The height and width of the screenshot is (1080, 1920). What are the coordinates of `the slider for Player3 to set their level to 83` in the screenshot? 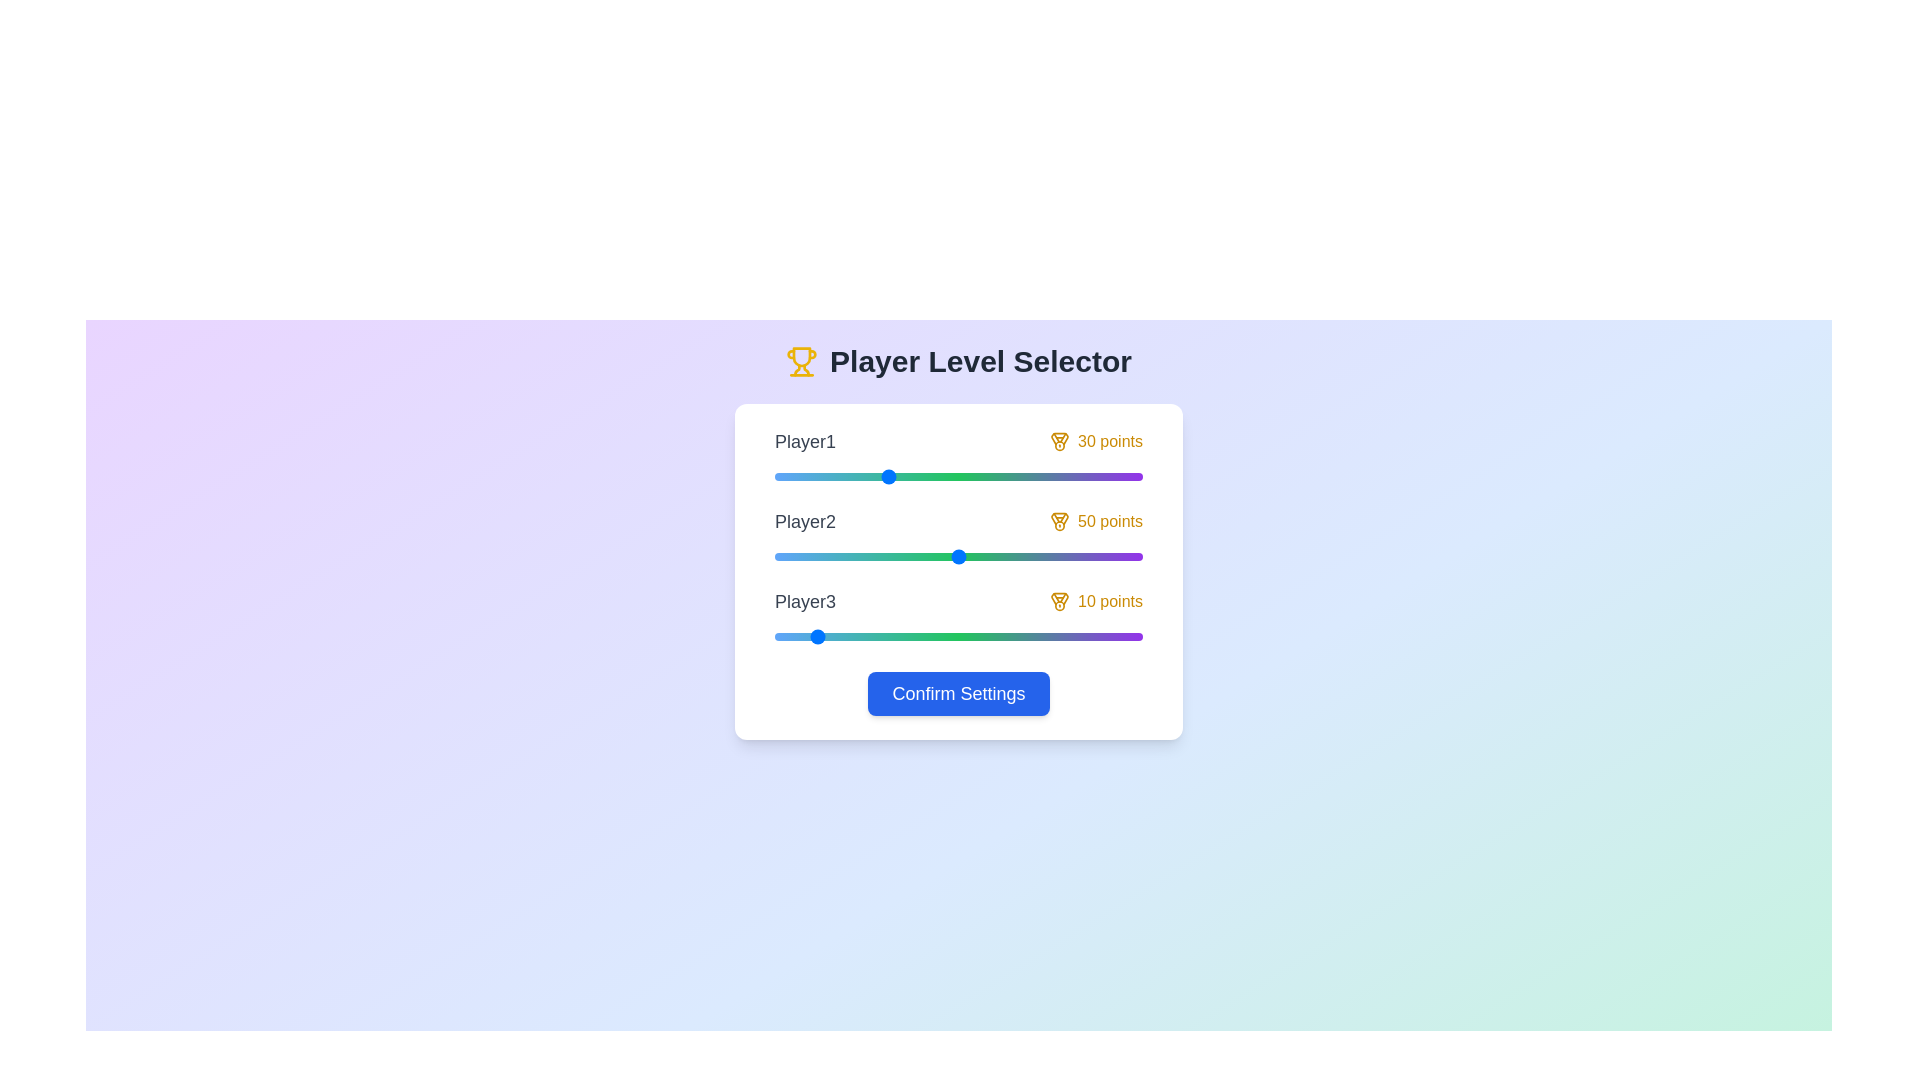 It's located at (1079, 636).